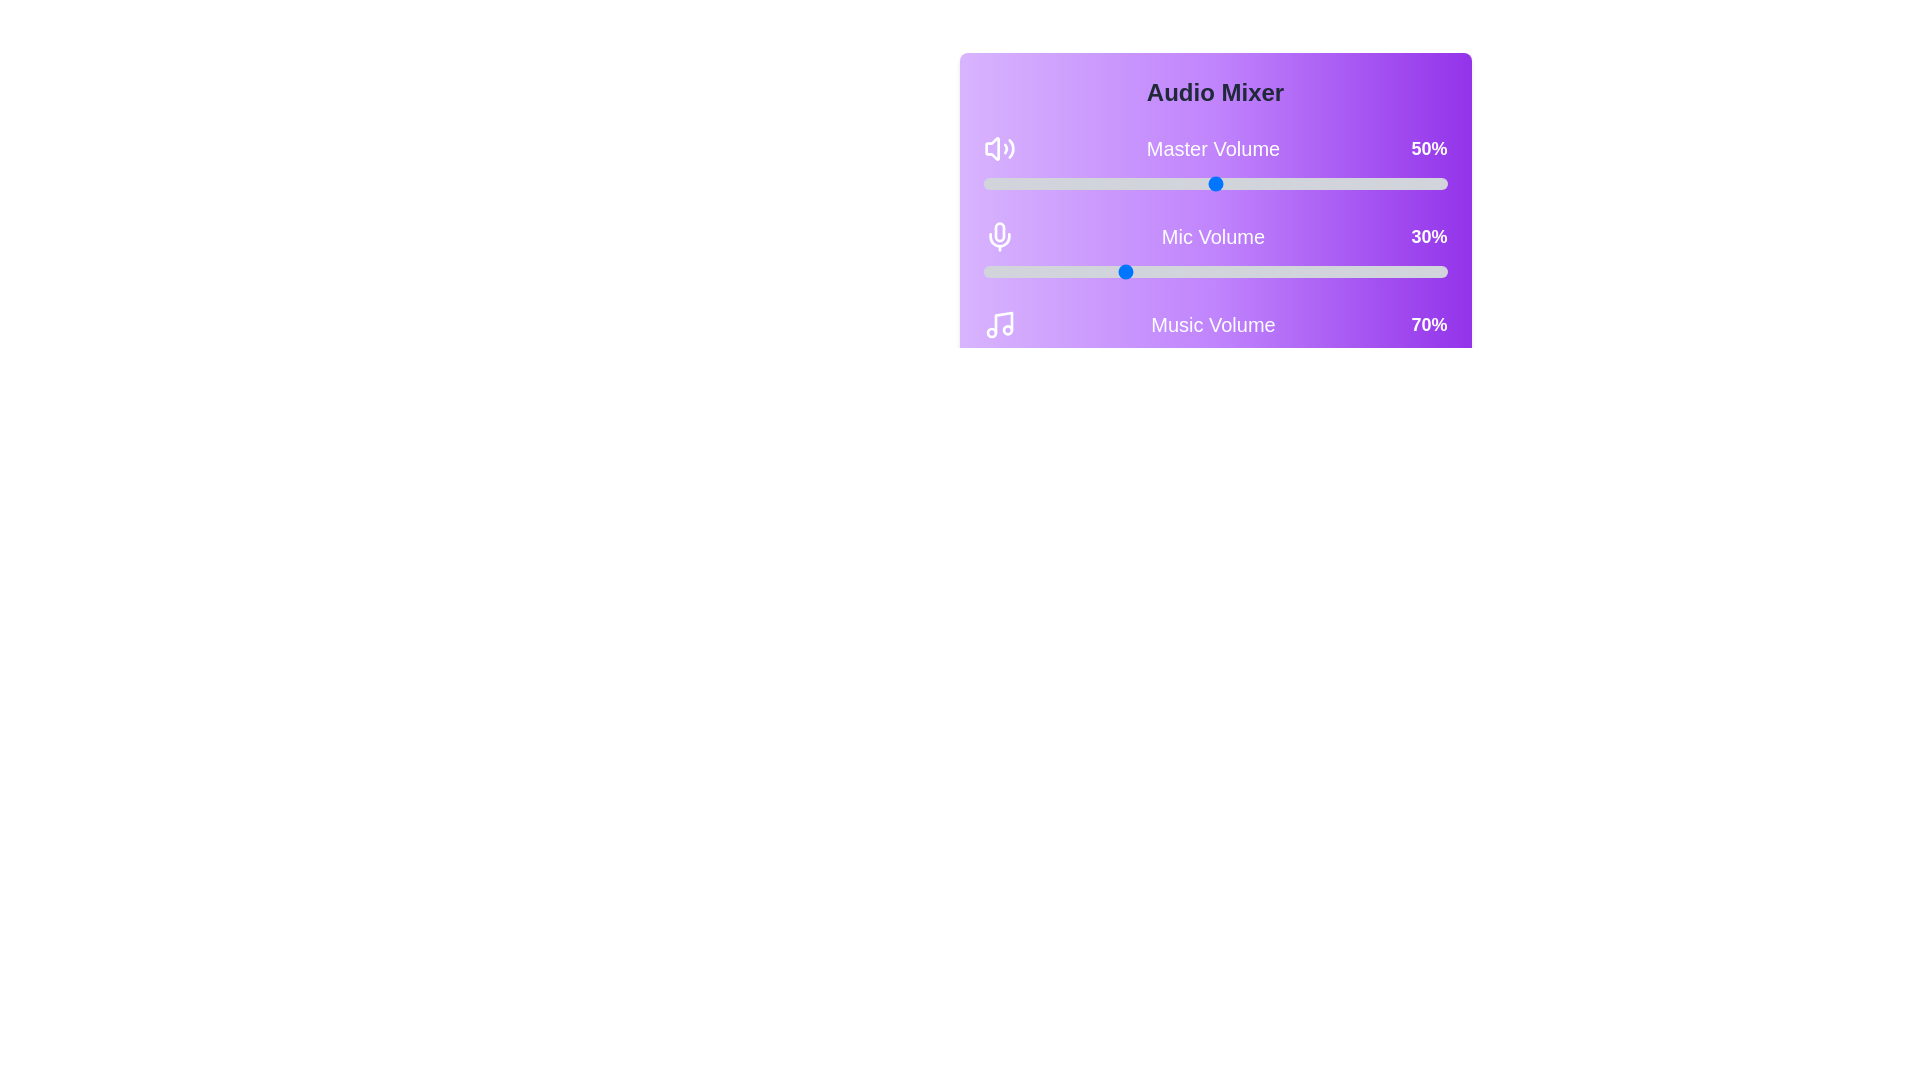 The height and width of the screenshot is (1080, 1920). Describe the element at coordinates (1223, 272) in the screenshot. I see `the microphone volume` at that location.